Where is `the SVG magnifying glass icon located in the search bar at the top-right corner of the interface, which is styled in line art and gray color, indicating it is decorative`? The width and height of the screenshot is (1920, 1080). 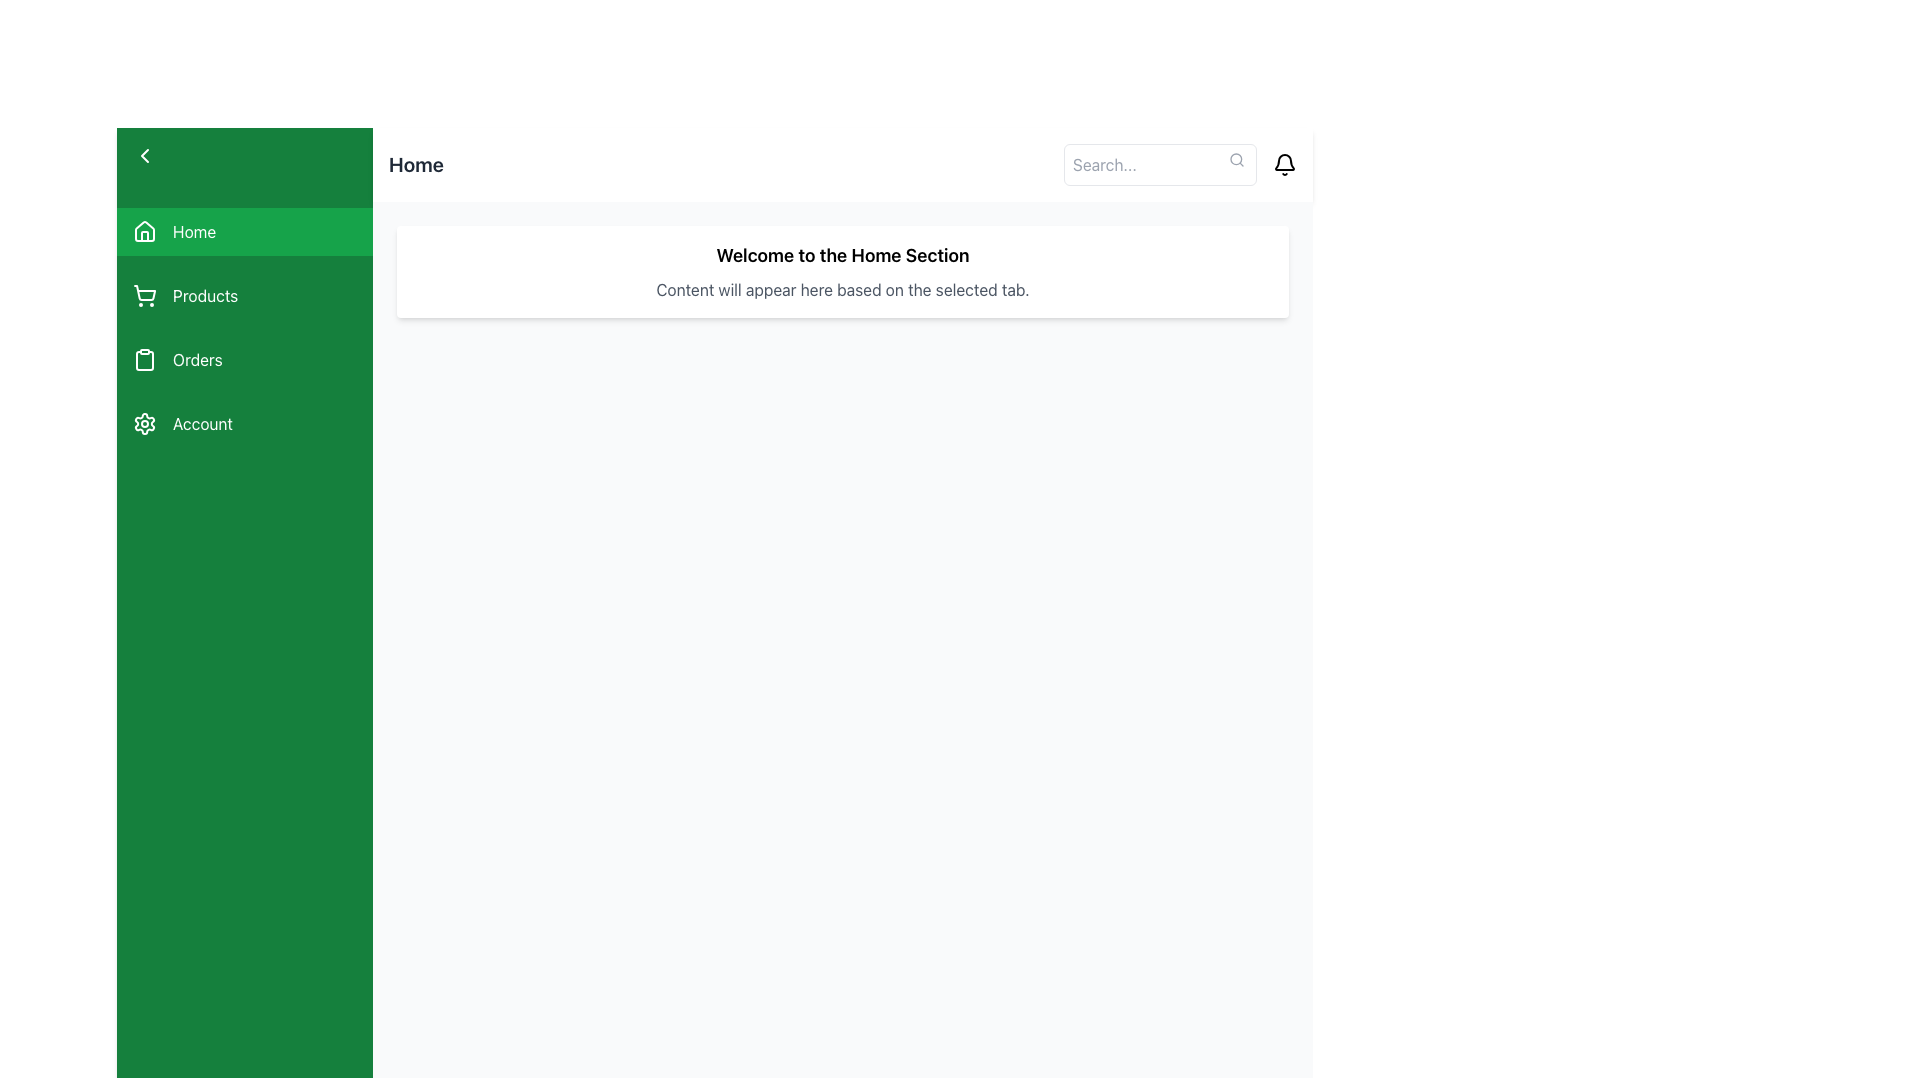
the SVG magnifying glass icon located in the search bar at the top-right corner of the interface, which is styled in line art and gray color, indicating it is decorative is located at coordinates (1236, 158).